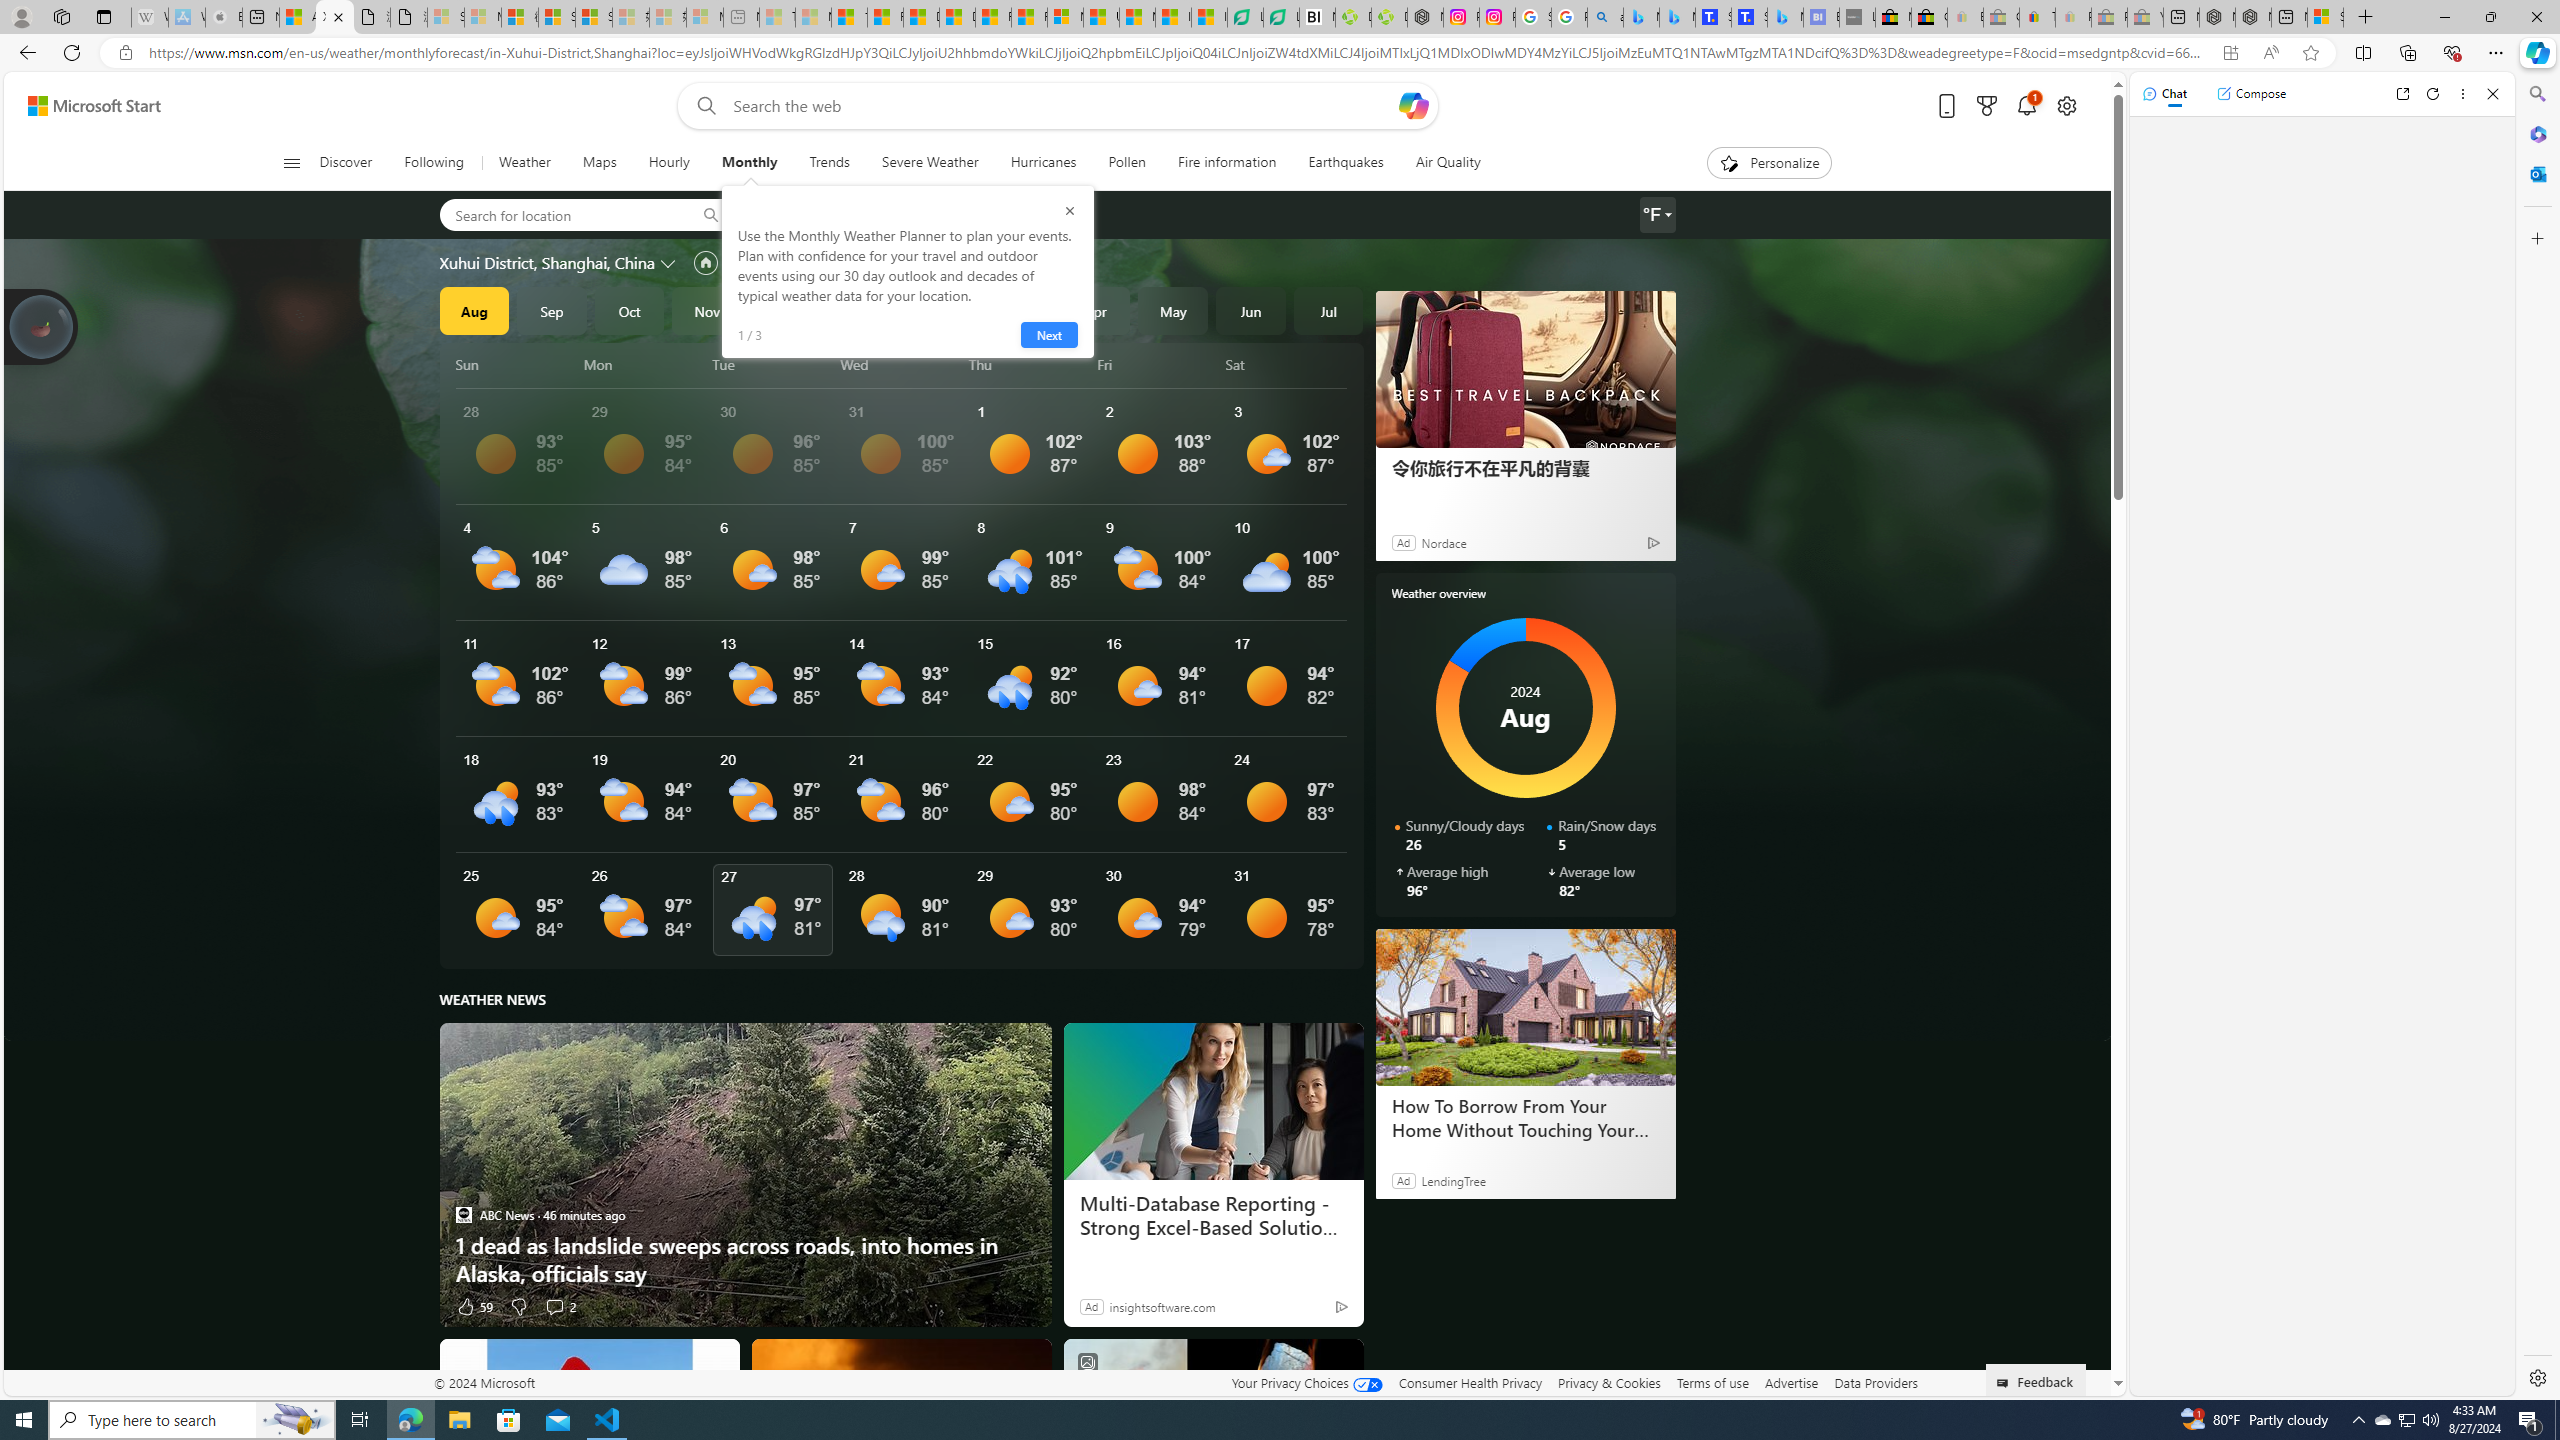  What do you see at coordinates (558, 1305) in the screenshot?
I see `'View comments 2 Comment'` at bounding box center [558, 1305].